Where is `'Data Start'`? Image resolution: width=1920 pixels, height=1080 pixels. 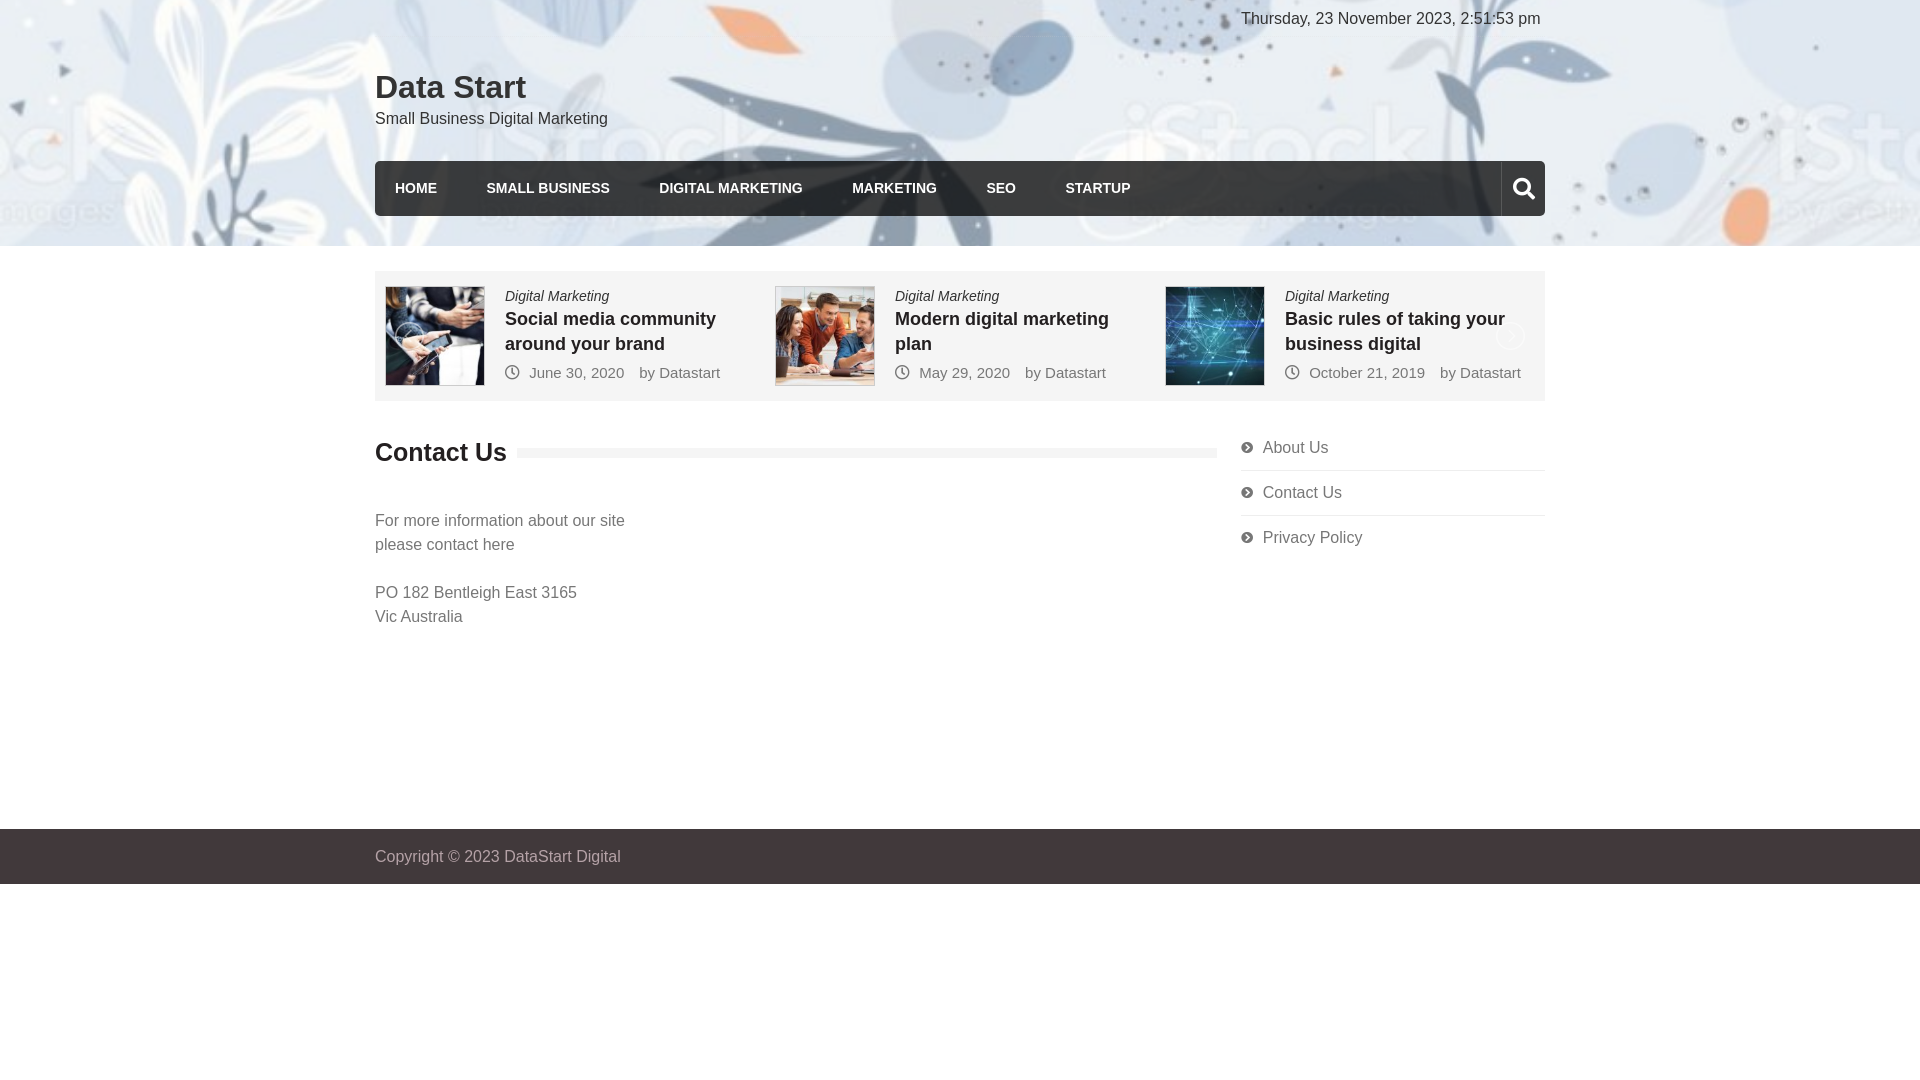
'Data Start' is located at coordinates (449, 86).